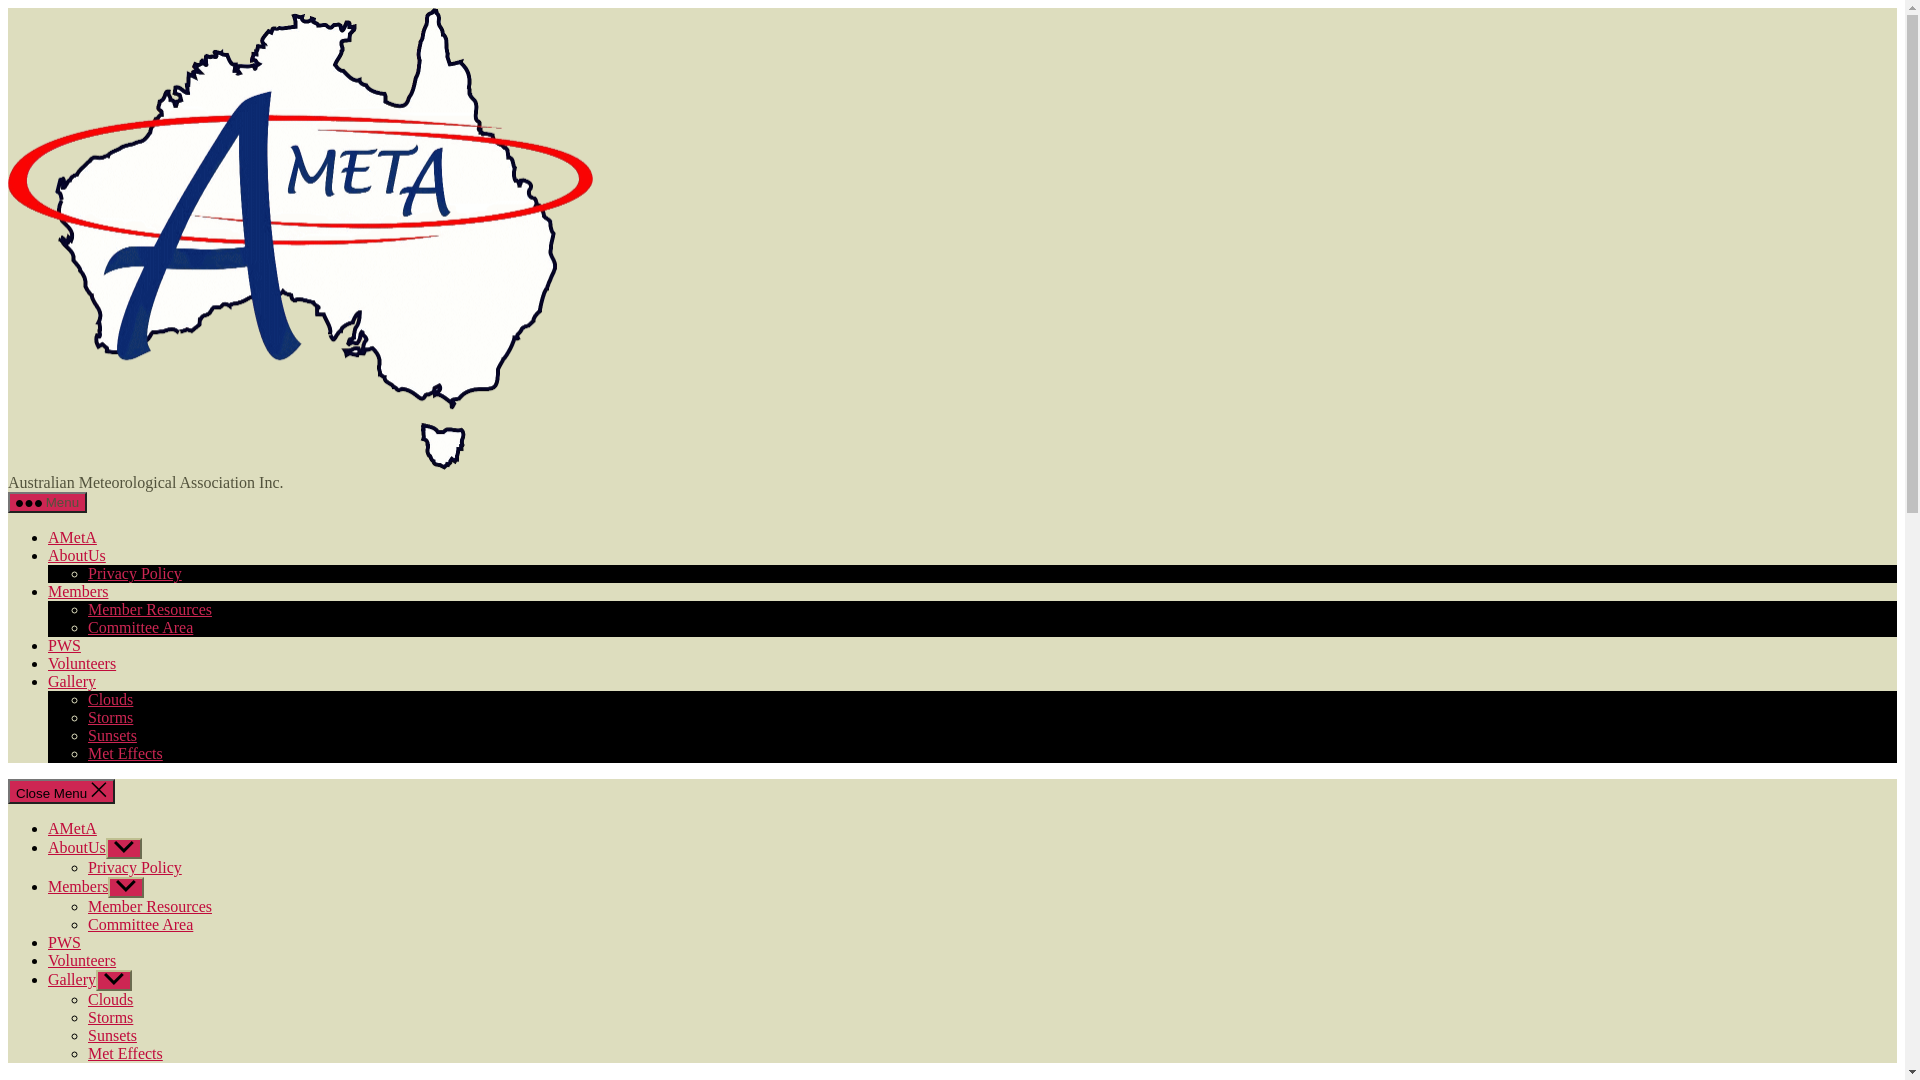  I want to click on 'Storms', so click(109, 1017).